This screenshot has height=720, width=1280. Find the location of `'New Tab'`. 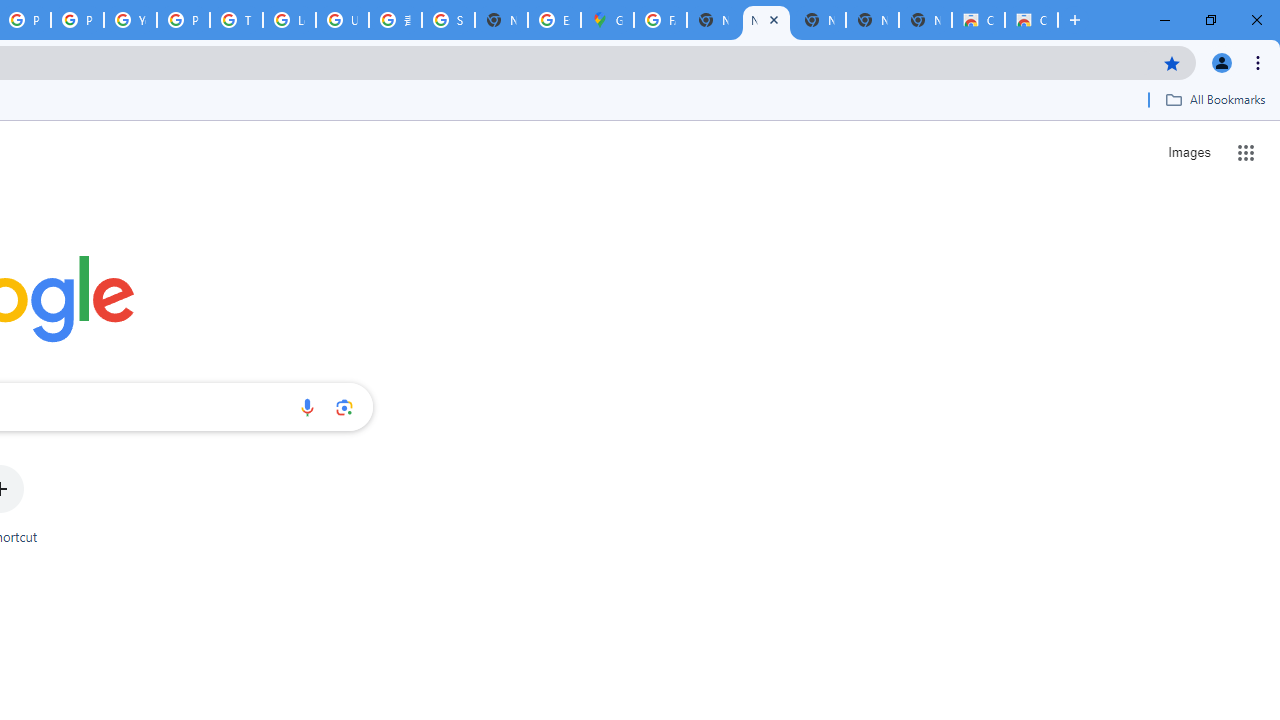

'New Tab' is located at coordinates (924, 20).